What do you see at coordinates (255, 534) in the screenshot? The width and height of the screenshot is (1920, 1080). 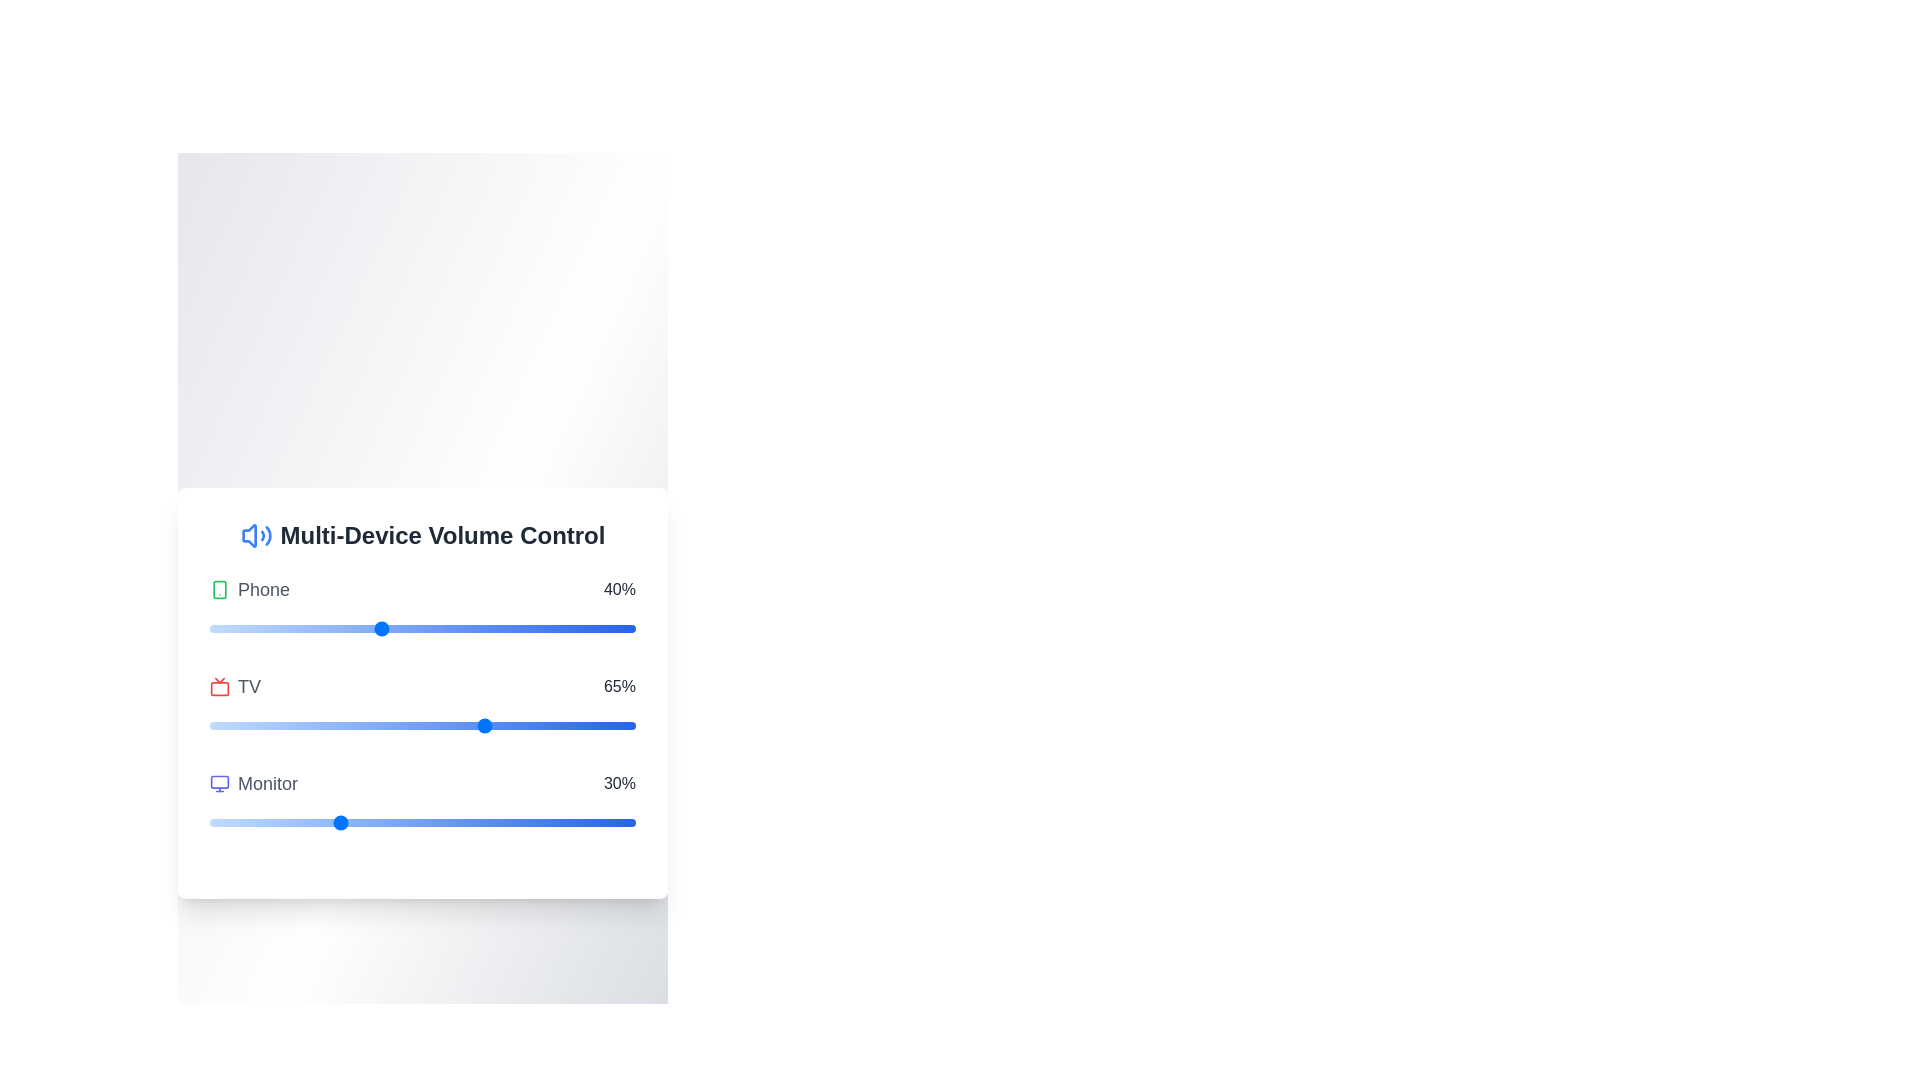 I see `the volume control icon, which is the first icon in the Multi-Device Volume Control section, positioned on the leftmost side of the header row` at bounding box center [255, 534].